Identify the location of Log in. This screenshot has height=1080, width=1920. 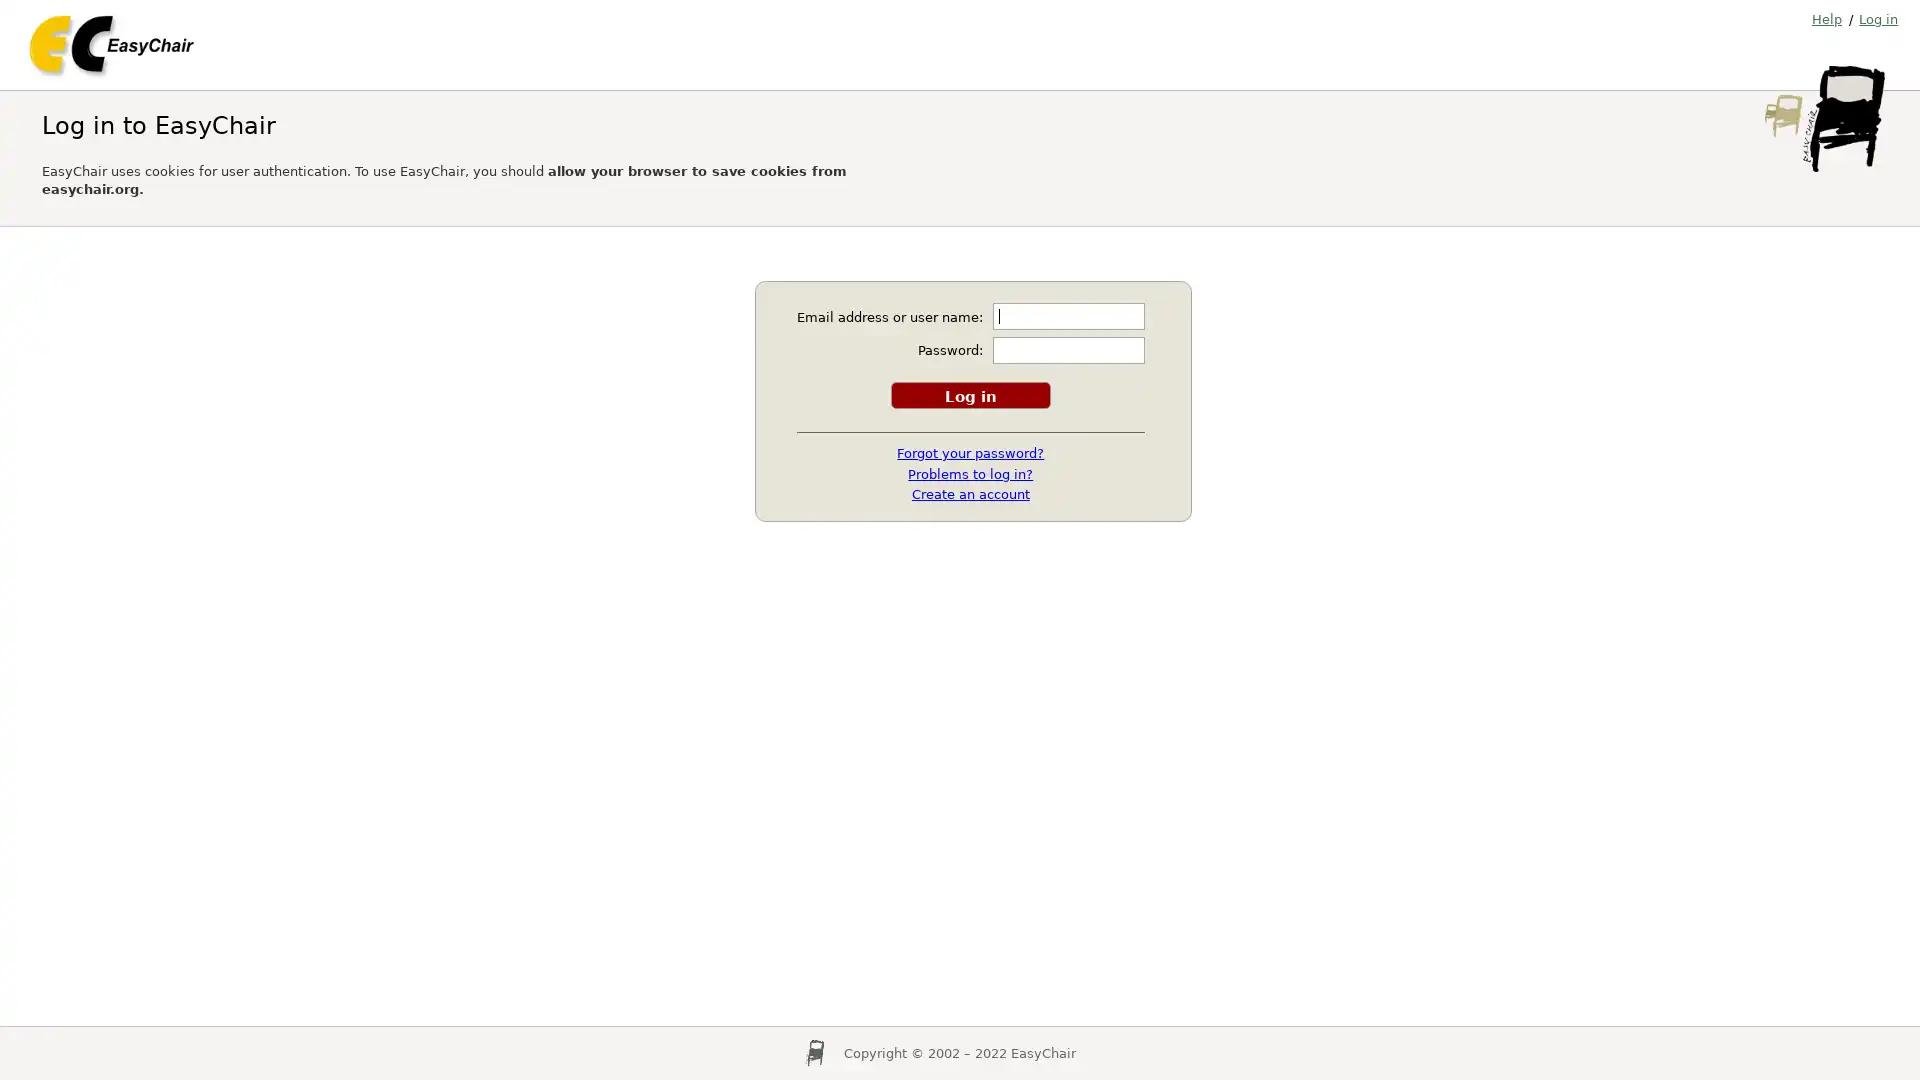
(969, 394).